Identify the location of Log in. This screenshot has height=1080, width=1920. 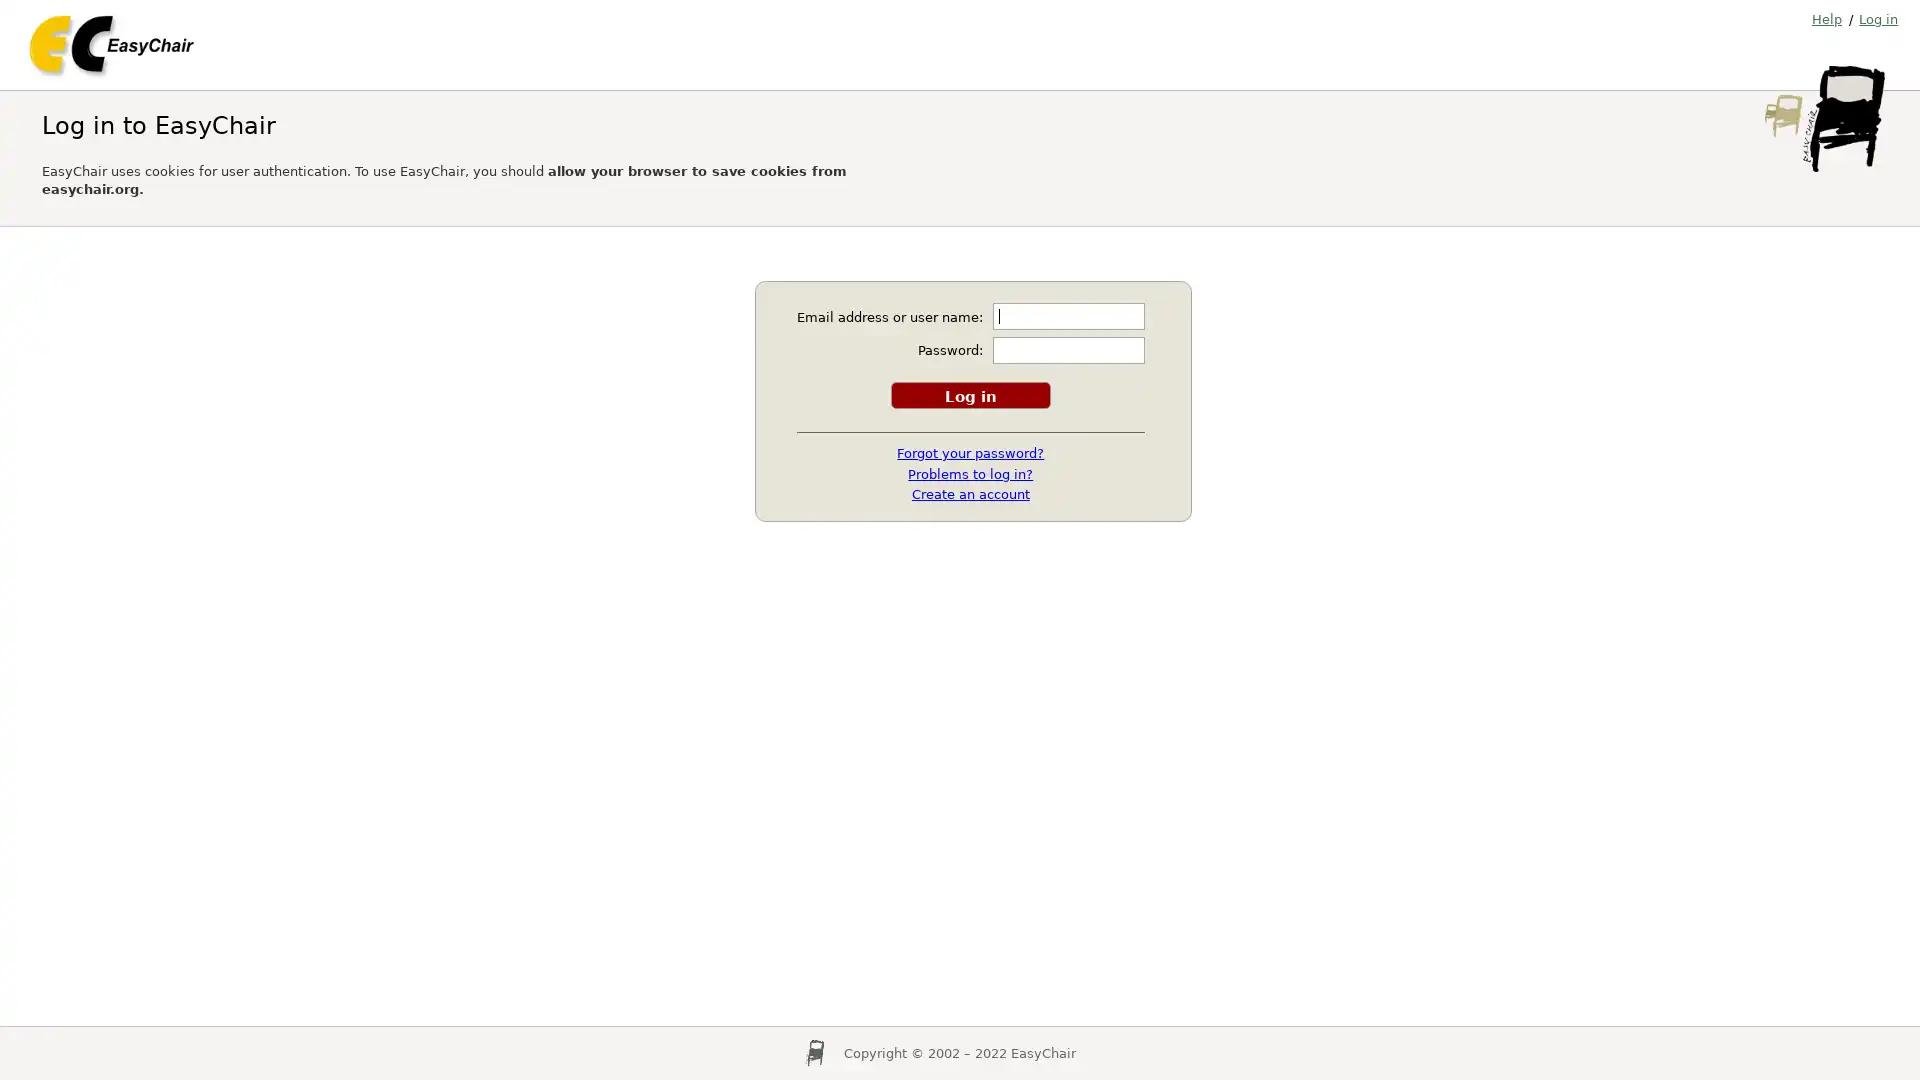
(969, 394).